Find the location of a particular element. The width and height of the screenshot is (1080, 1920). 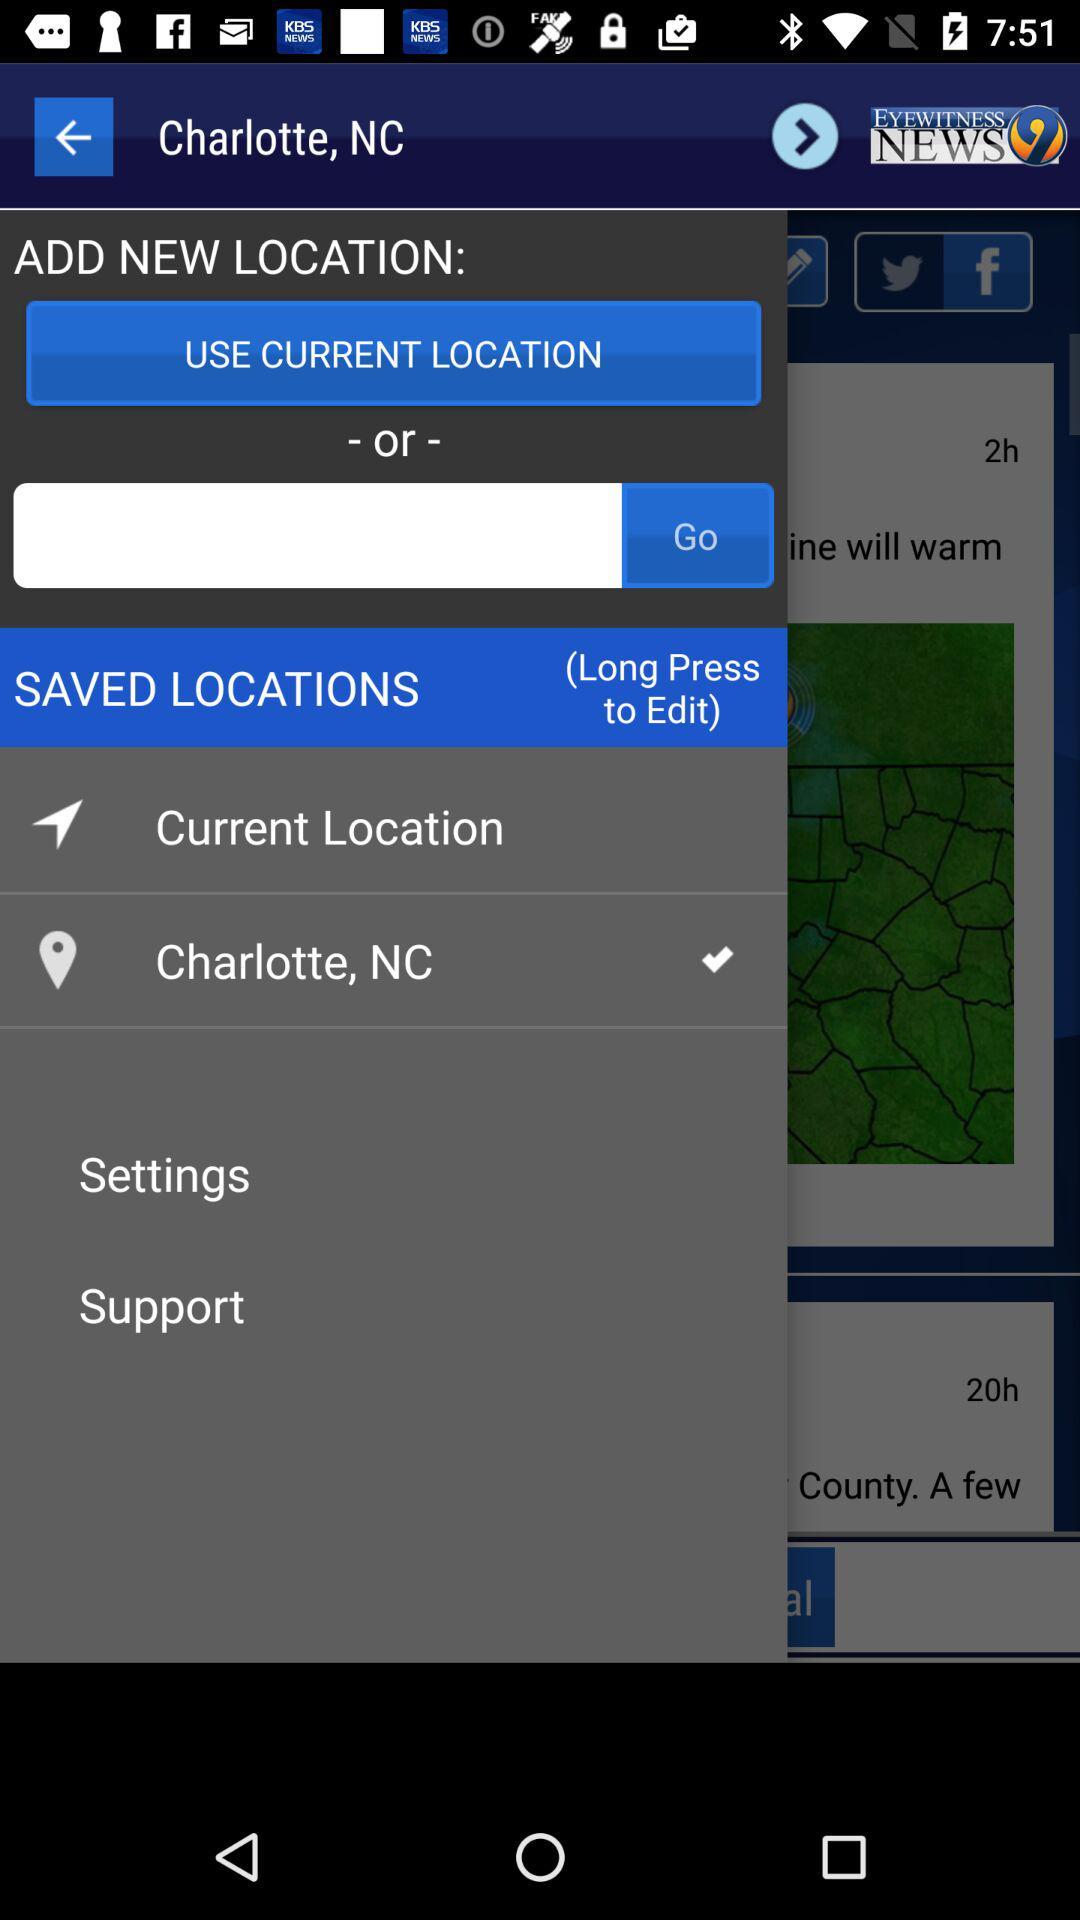

the arrow_forward icon is located at coordinates (804, 135).